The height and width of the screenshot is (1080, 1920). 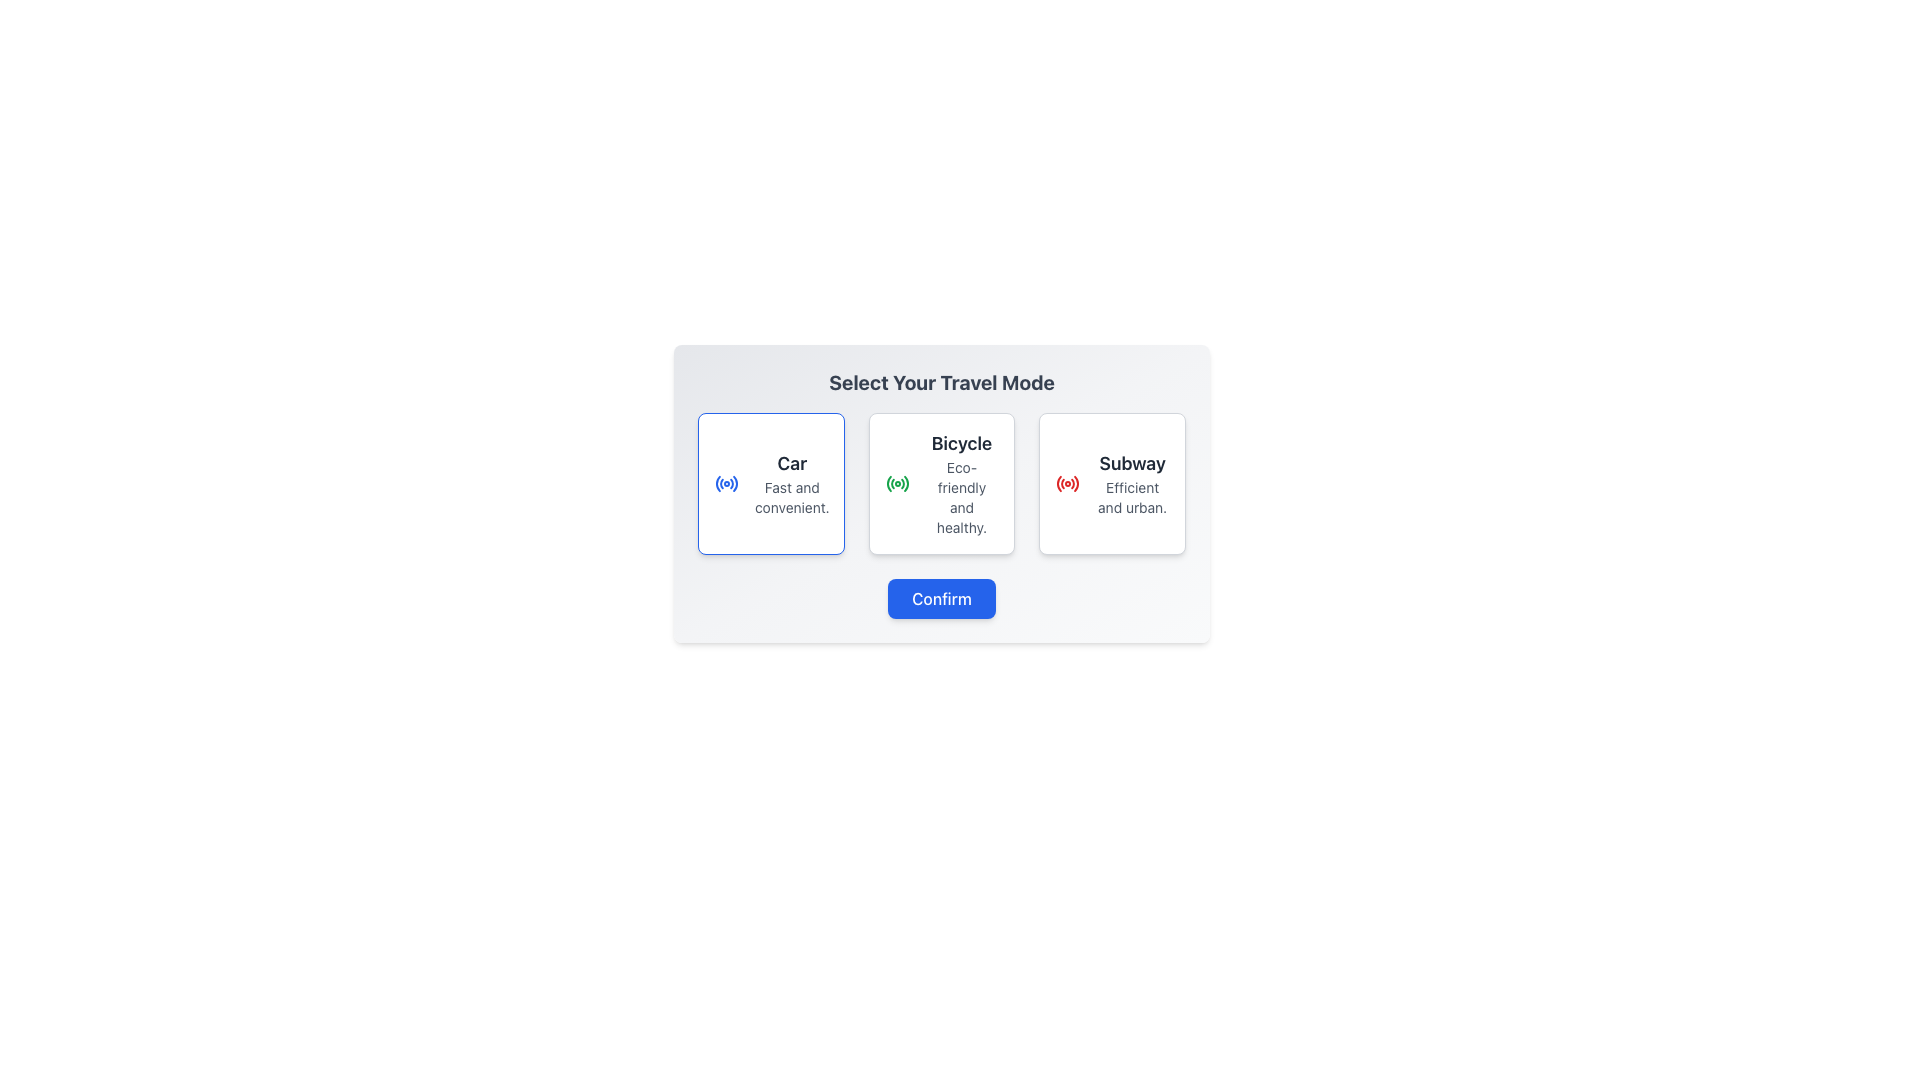 I want to click on the 'Car' transportation method text label, so click(x=791, y=483).